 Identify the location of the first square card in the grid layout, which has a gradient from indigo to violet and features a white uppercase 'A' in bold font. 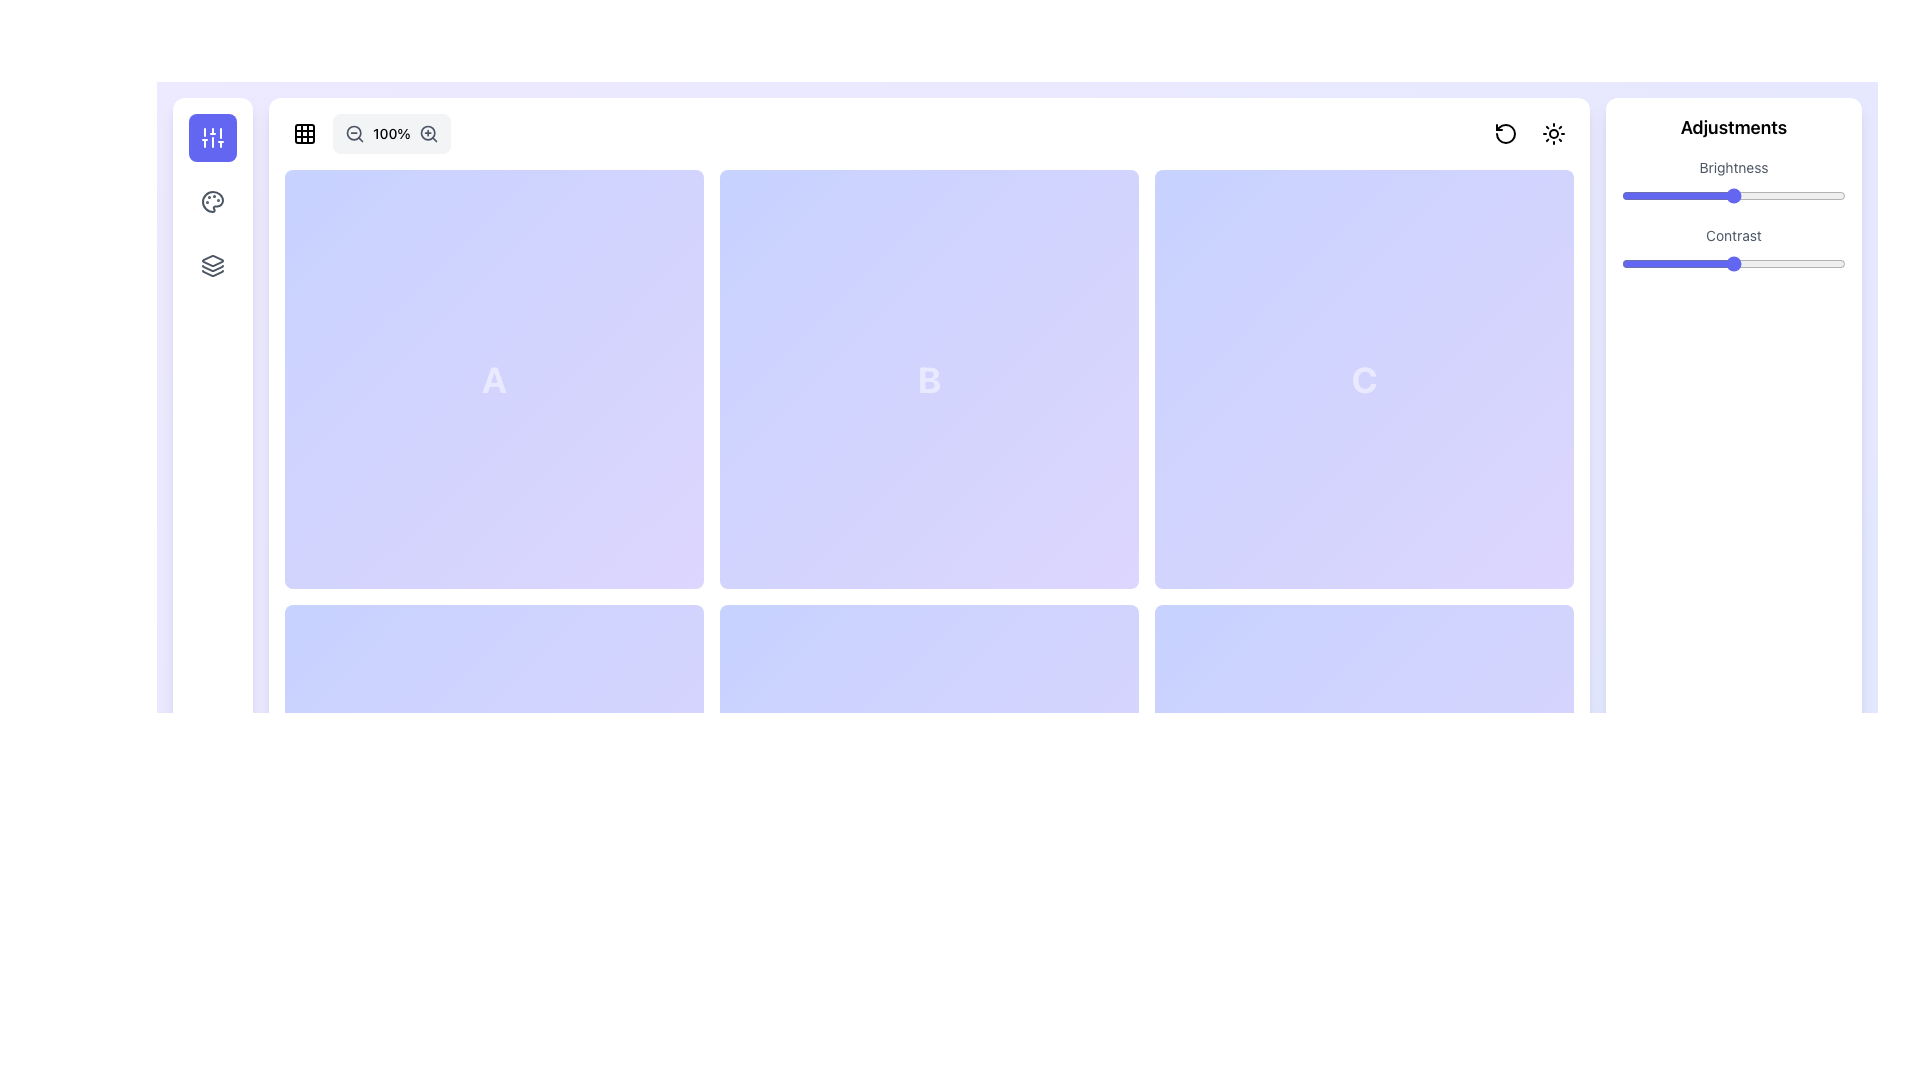
(494, 379).